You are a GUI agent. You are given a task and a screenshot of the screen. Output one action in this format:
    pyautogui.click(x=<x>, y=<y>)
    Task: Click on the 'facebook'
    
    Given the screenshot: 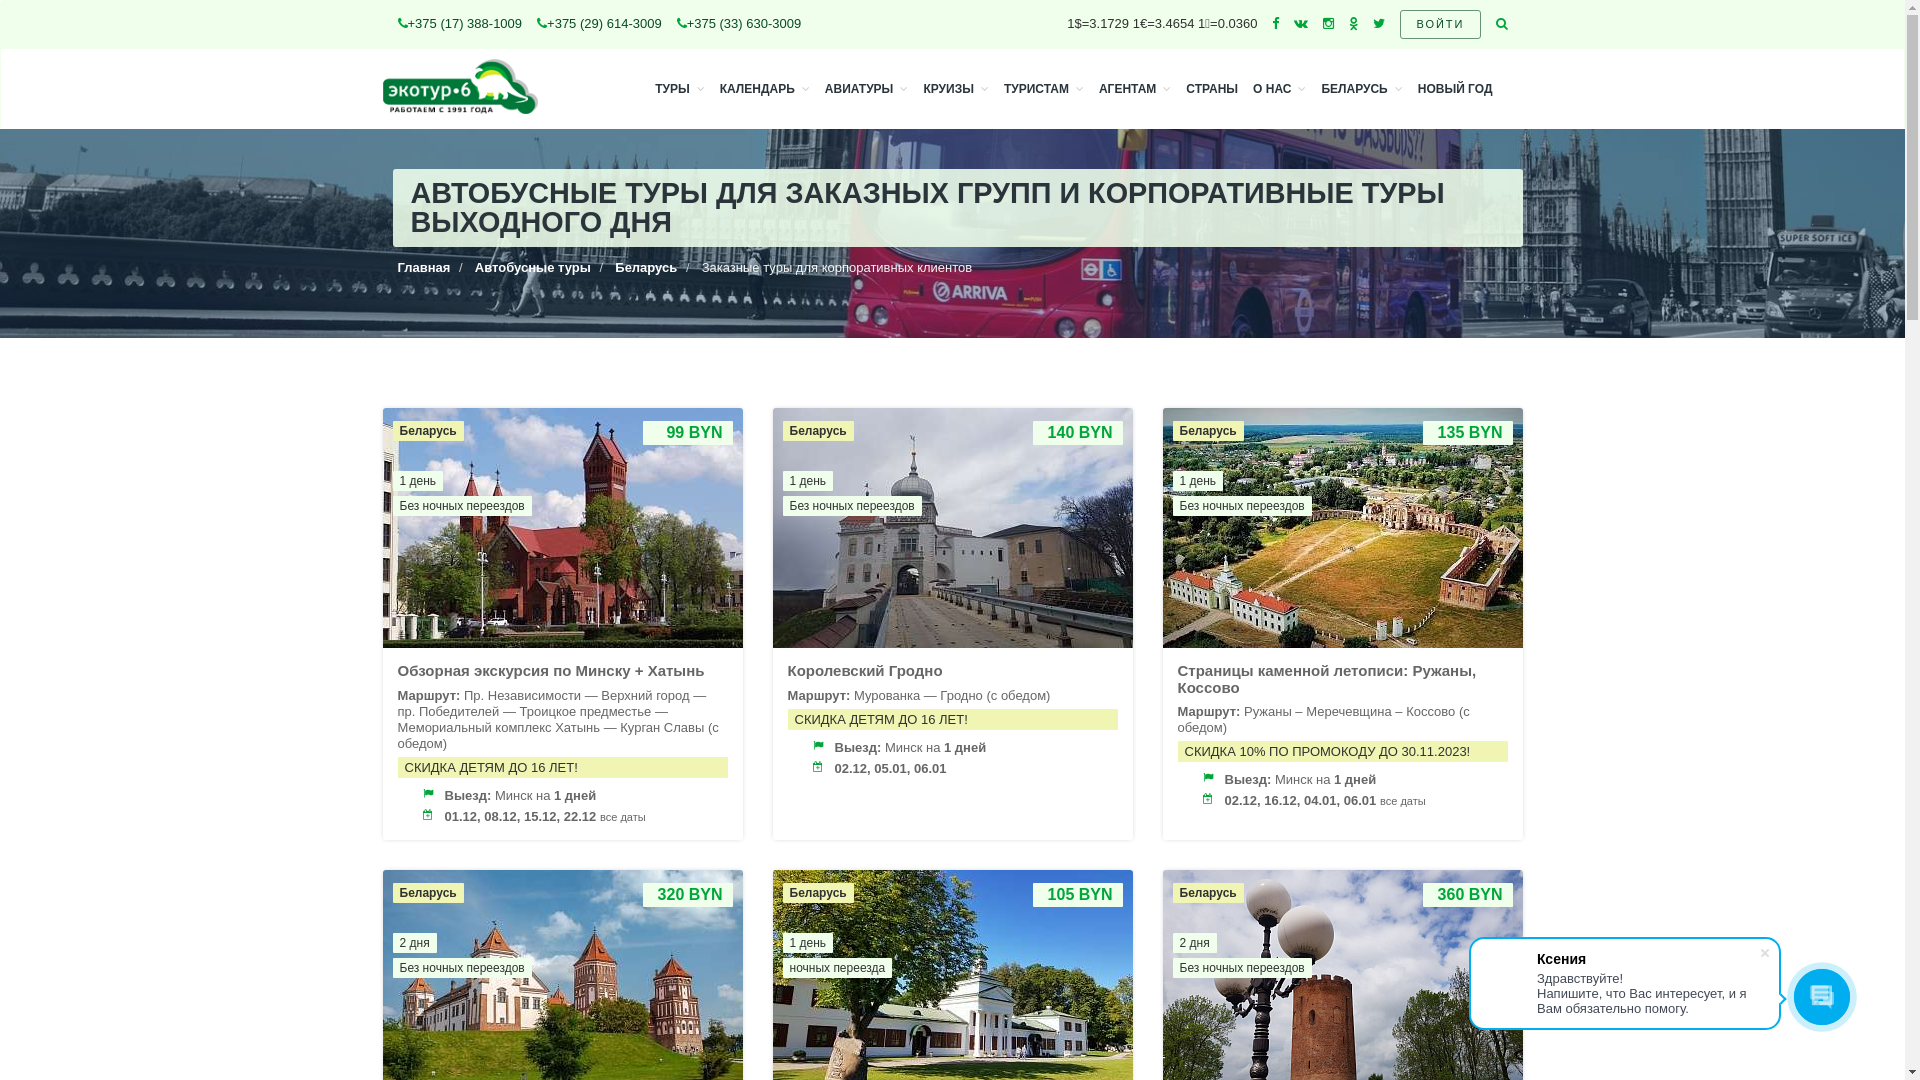 What is the action you would take?
    pyautogui.click(x=1274, y=23)
    